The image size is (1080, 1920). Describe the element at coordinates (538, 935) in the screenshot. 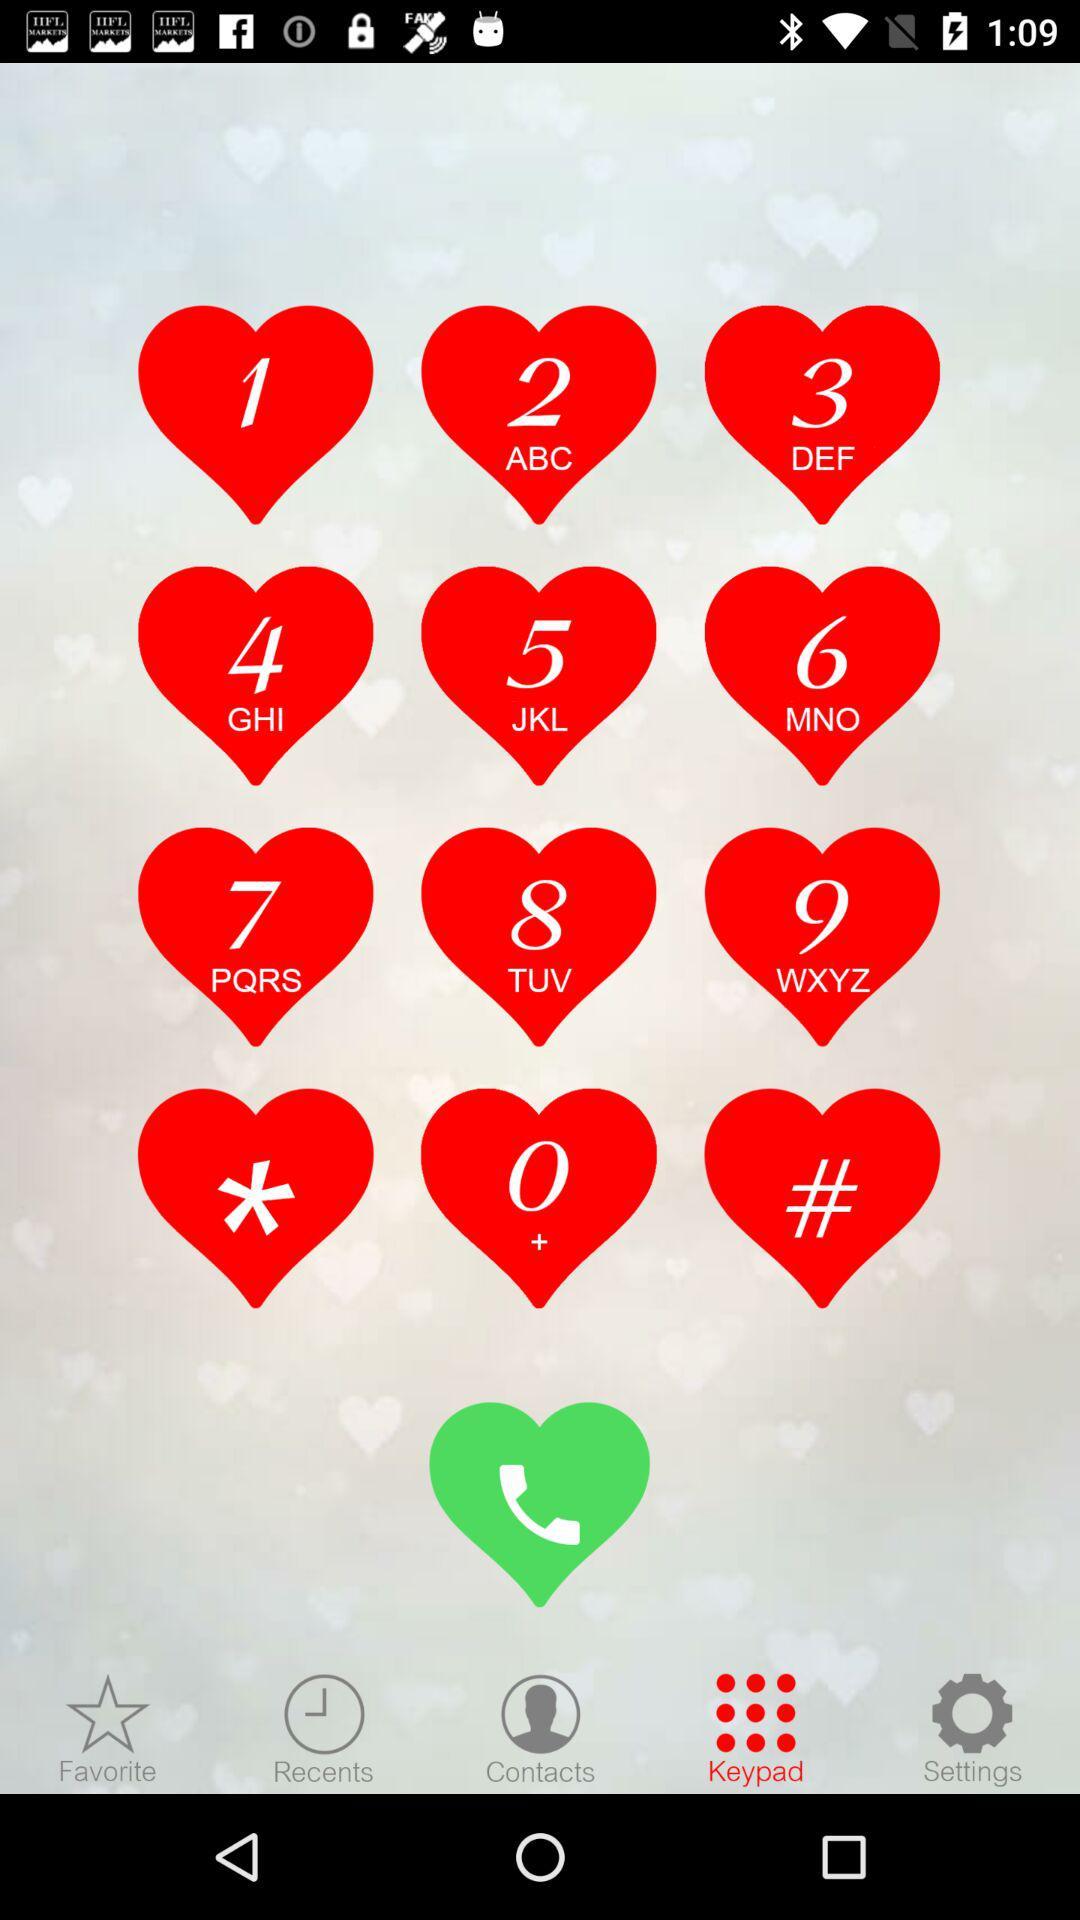

I see `num select option` at that location.